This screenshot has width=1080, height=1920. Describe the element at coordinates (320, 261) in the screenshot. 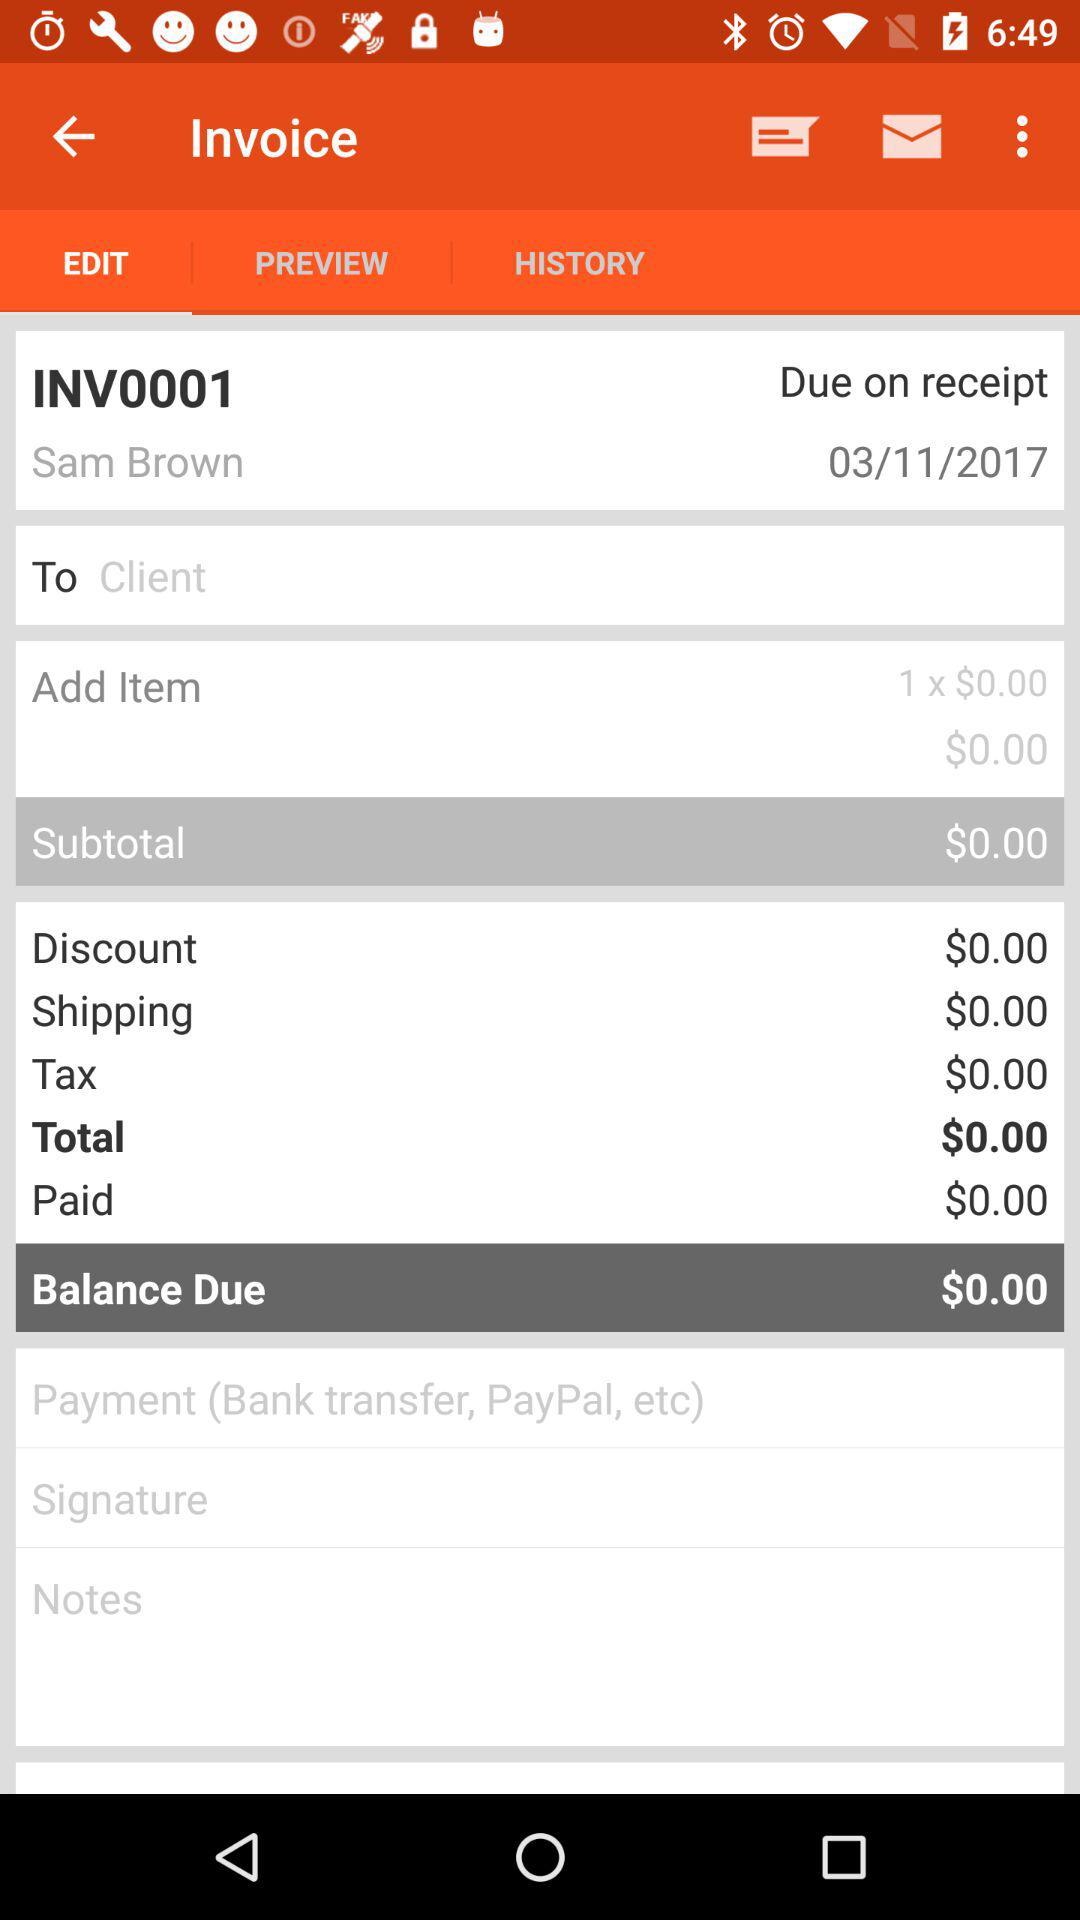

I see `icon below invoice` at that location.